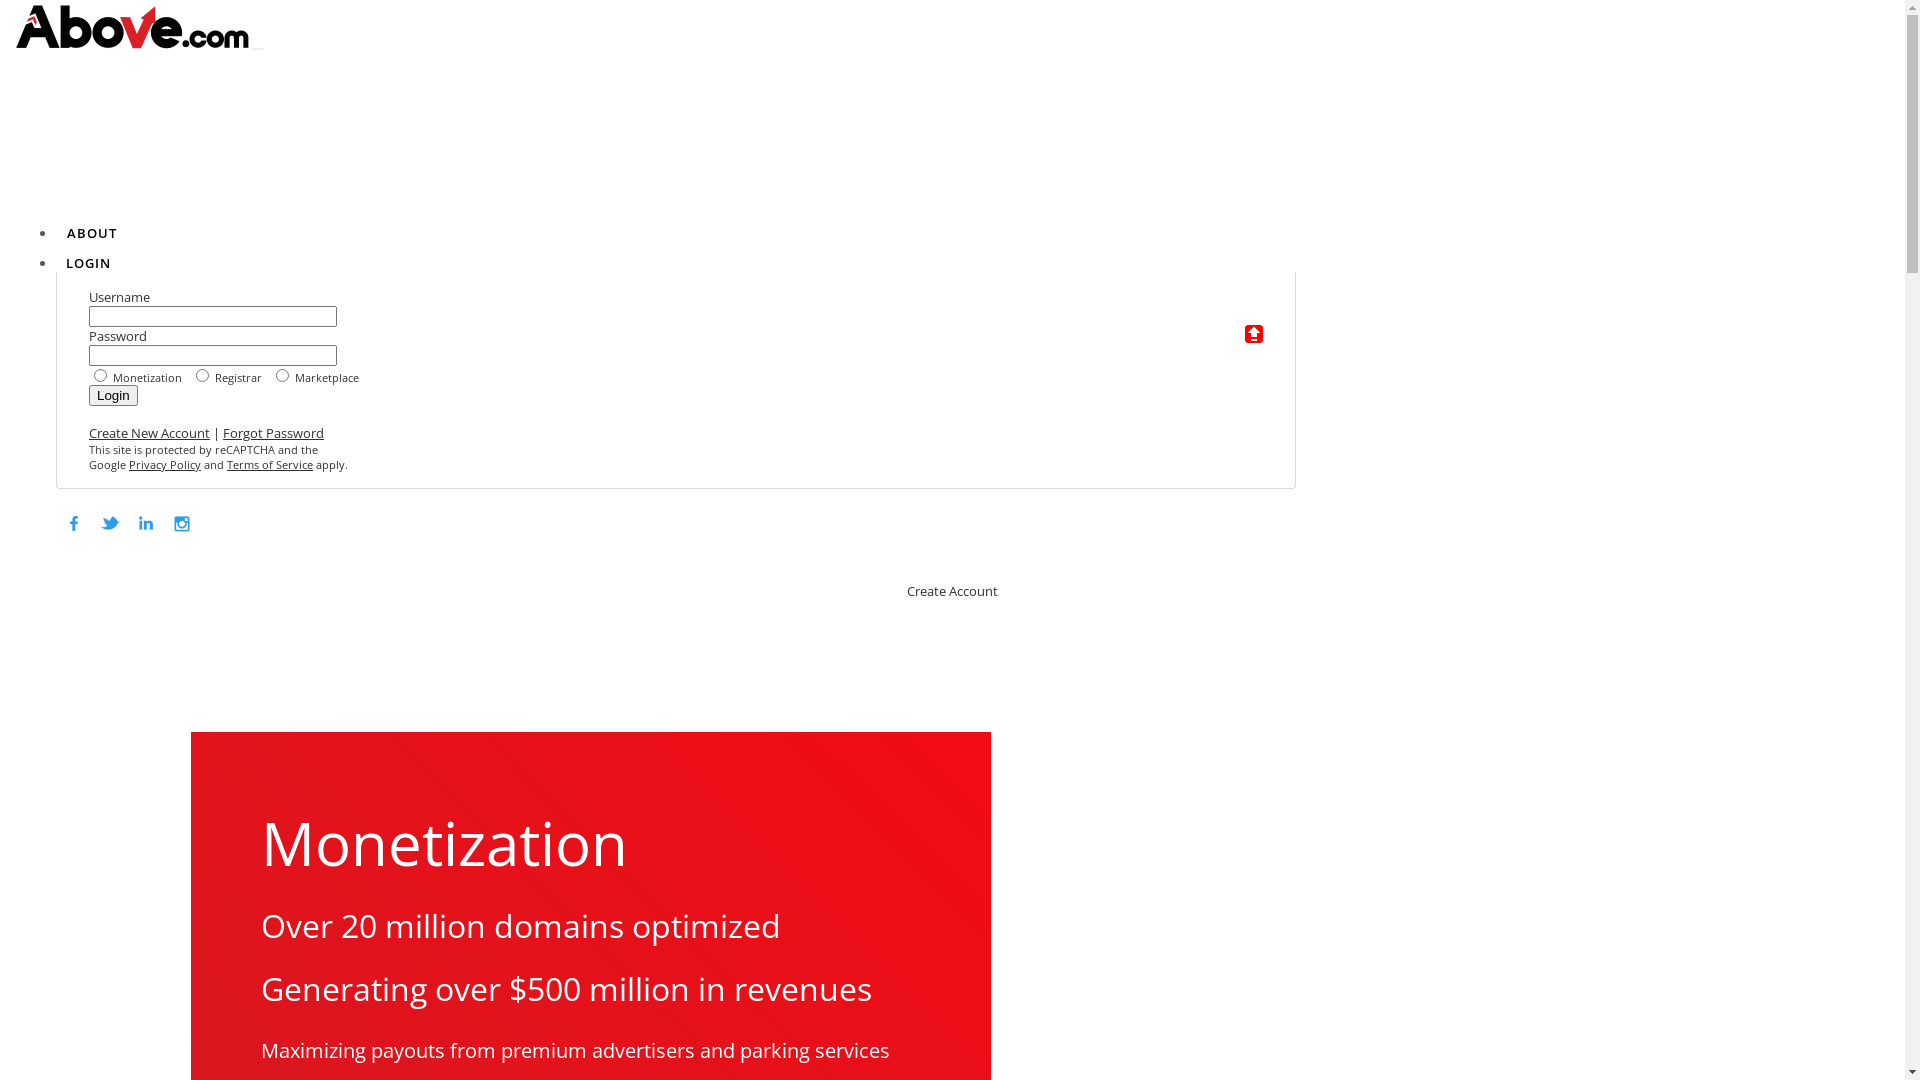 Image resolution: width=1920 pixels, height=1080 pixels. Describe the element at coordinates (164, 464) in the screenshot. I see `'Privacy Policy'` at that location.